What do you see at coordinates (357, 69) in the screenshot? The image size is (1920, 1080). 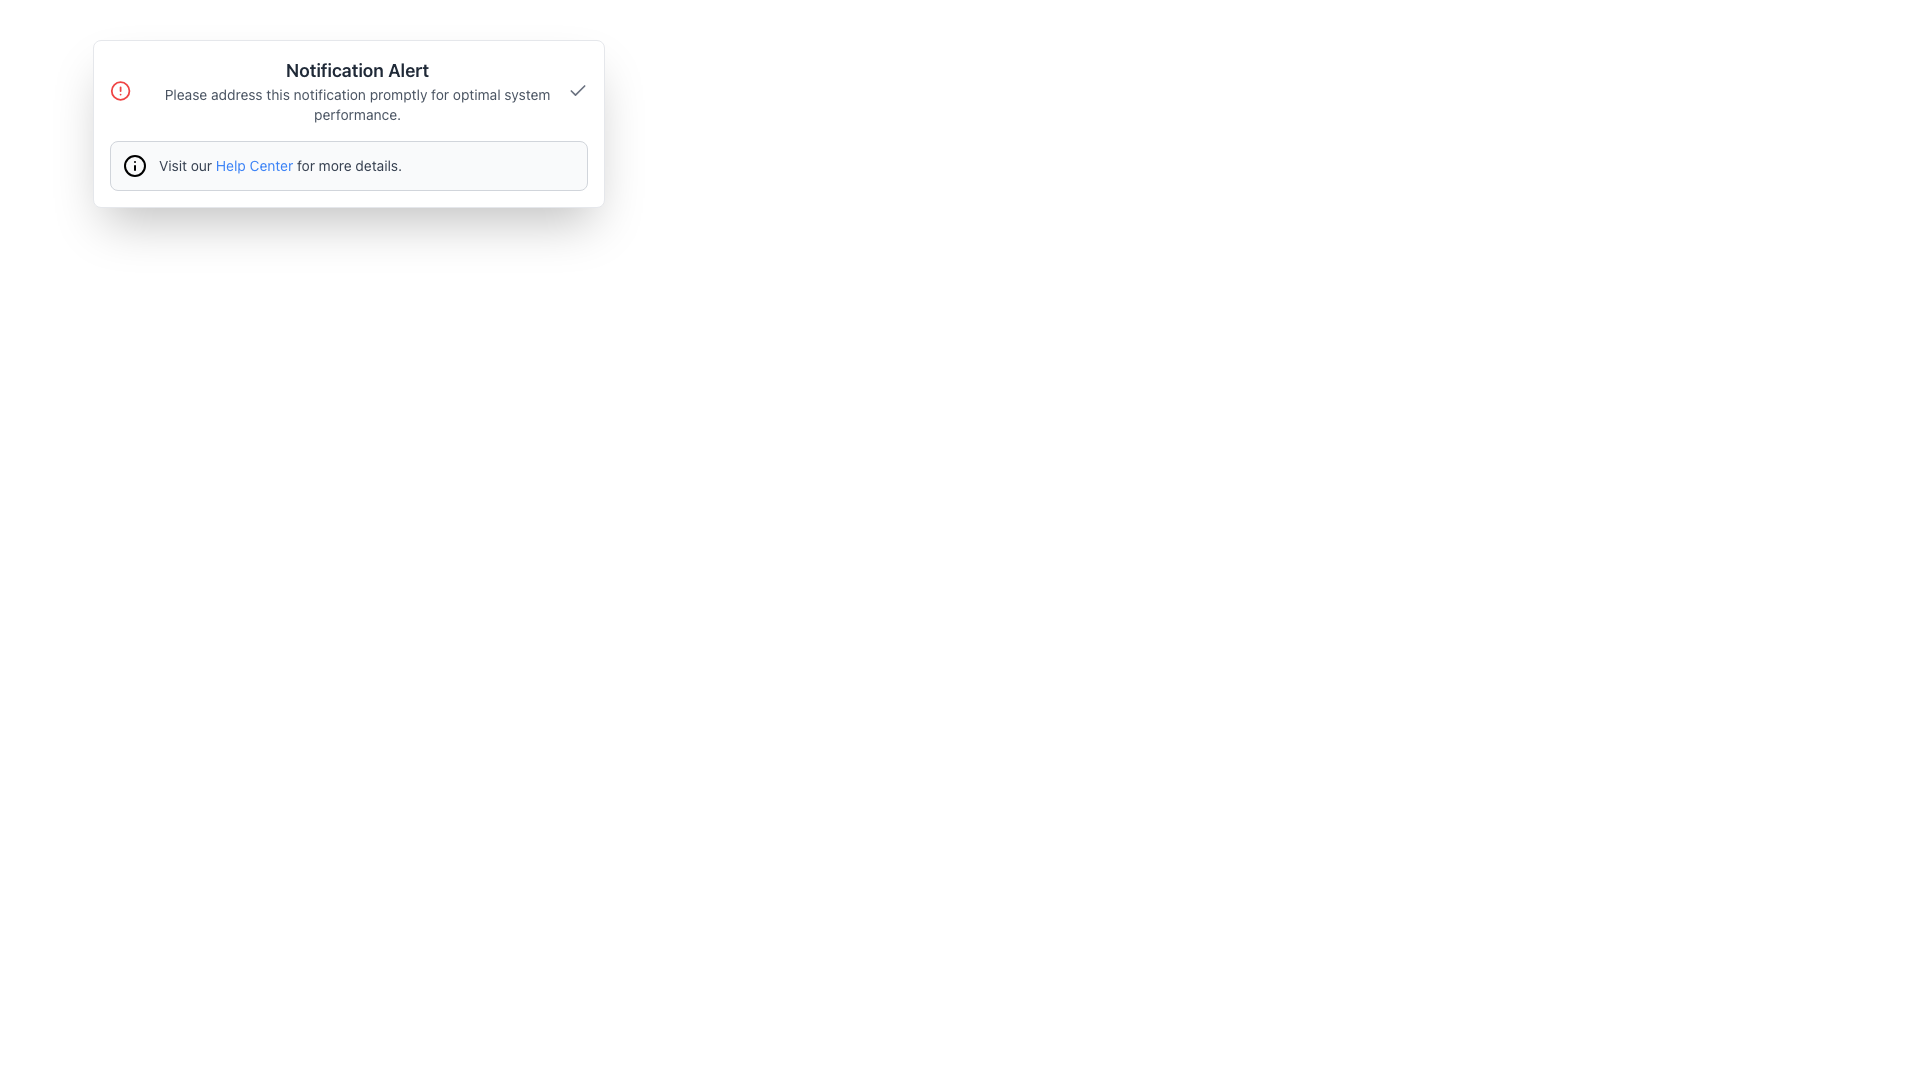 I see `displayed content of the text label showing 'Notification Alert', which is styled in a larger font size, bold weight, and dark gray color` at bounding box center [357, 69].